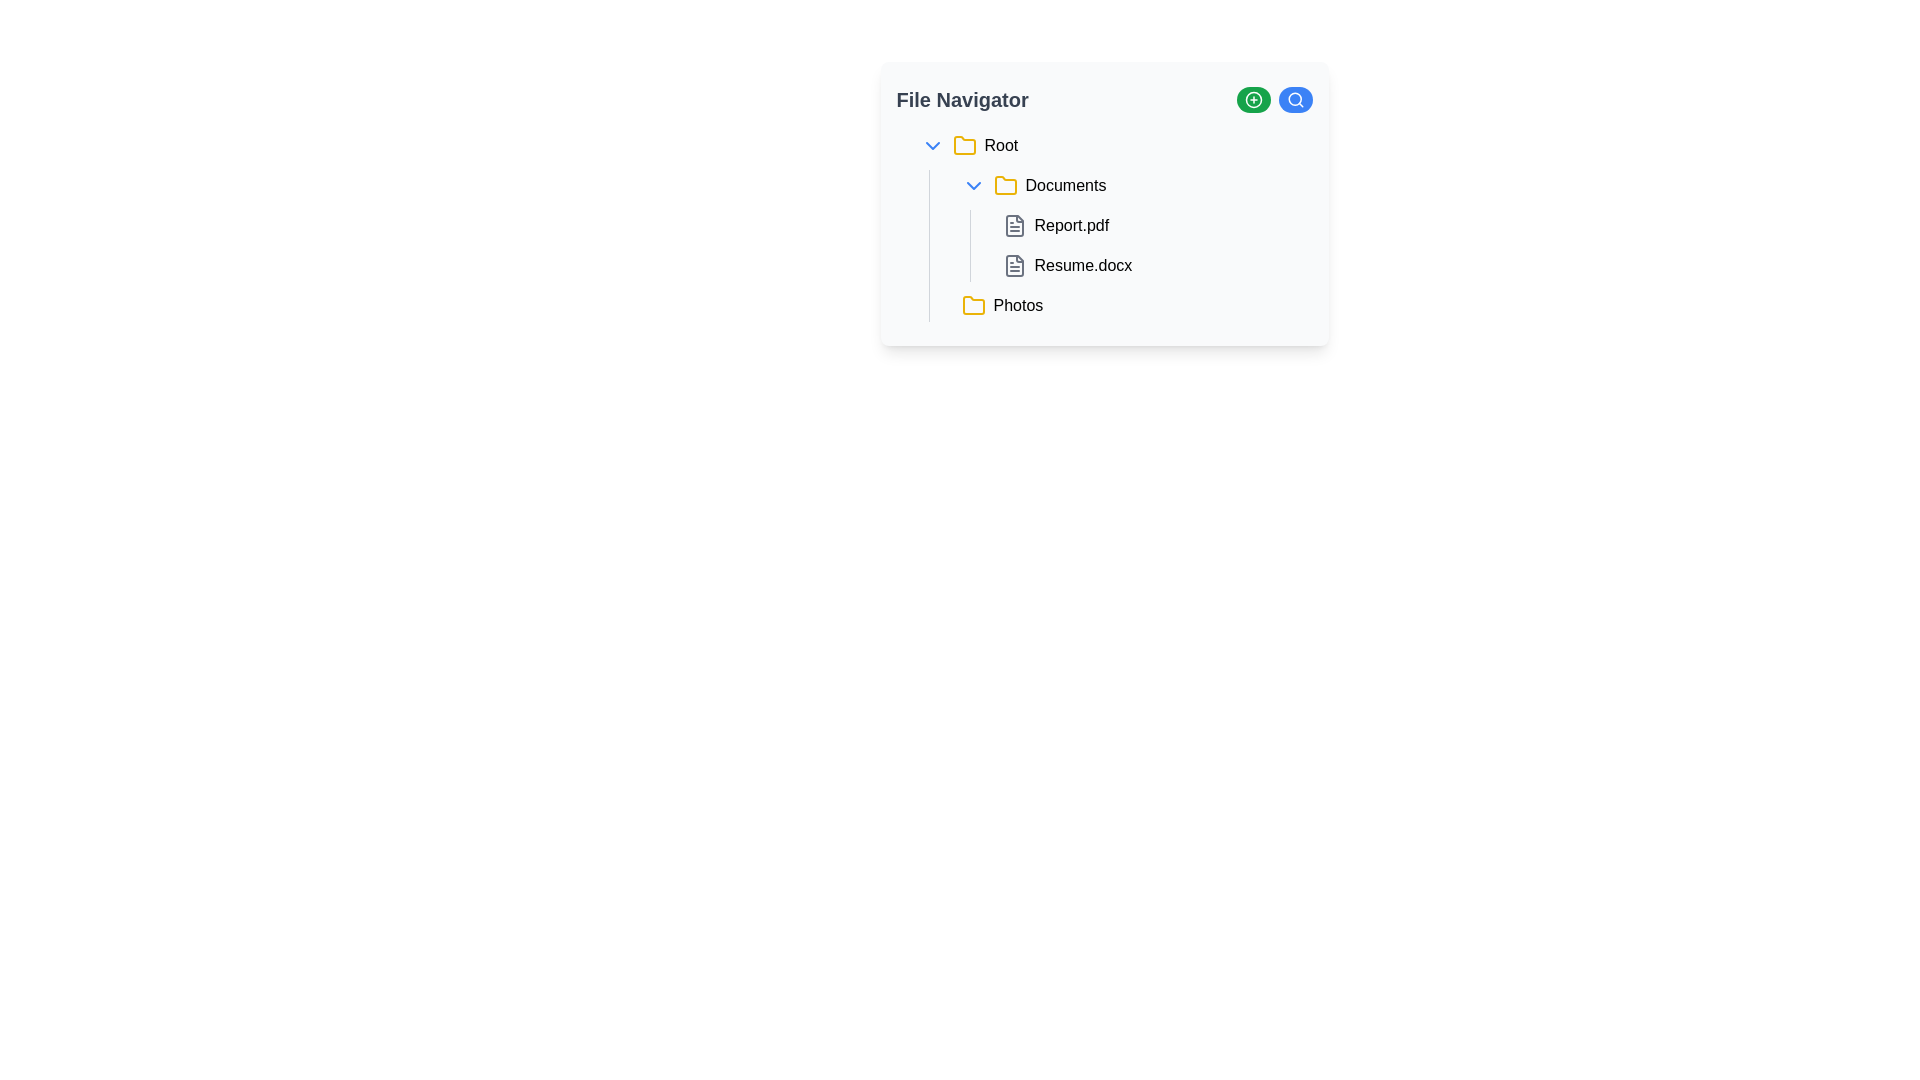  Describe the element at coordinates (1295, 100) in the screenshot. I see `the search button located at the top right corner of the 'File Navigator' section, adjacent to a green rounded button with a plus icon` at that location.